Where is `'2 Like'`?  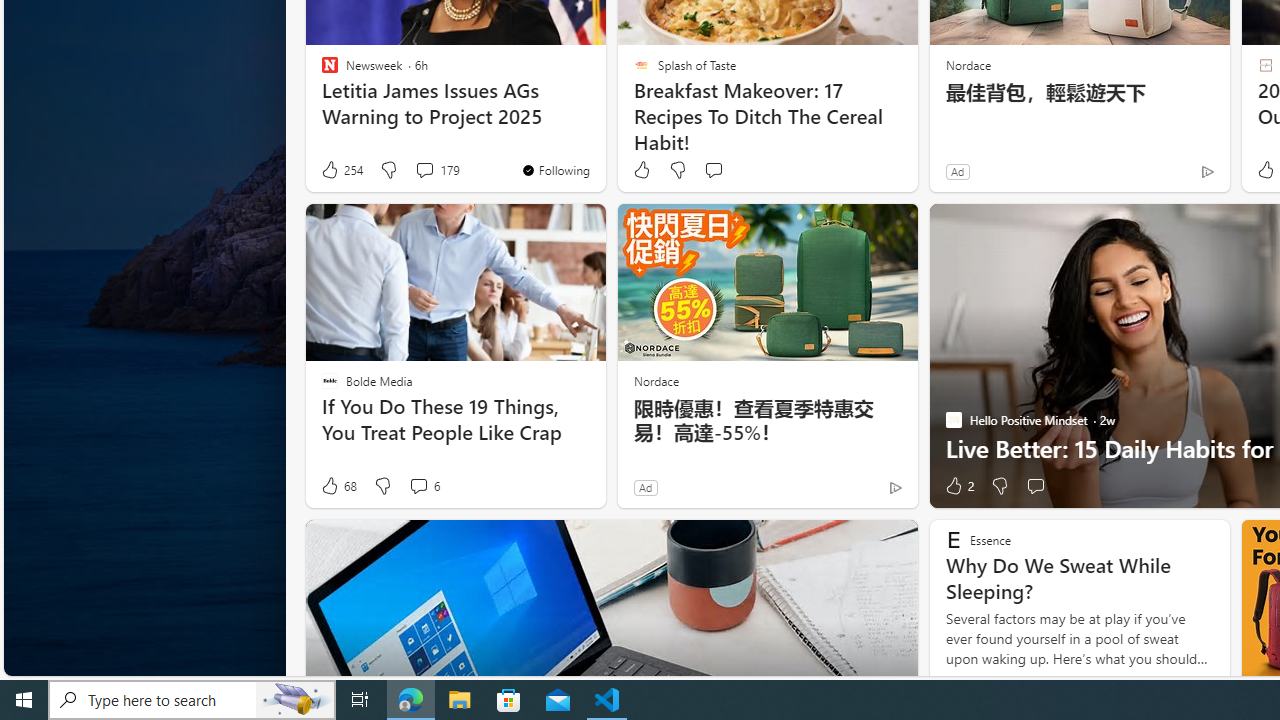 '2 Like' is located at coordinates (957, 486).